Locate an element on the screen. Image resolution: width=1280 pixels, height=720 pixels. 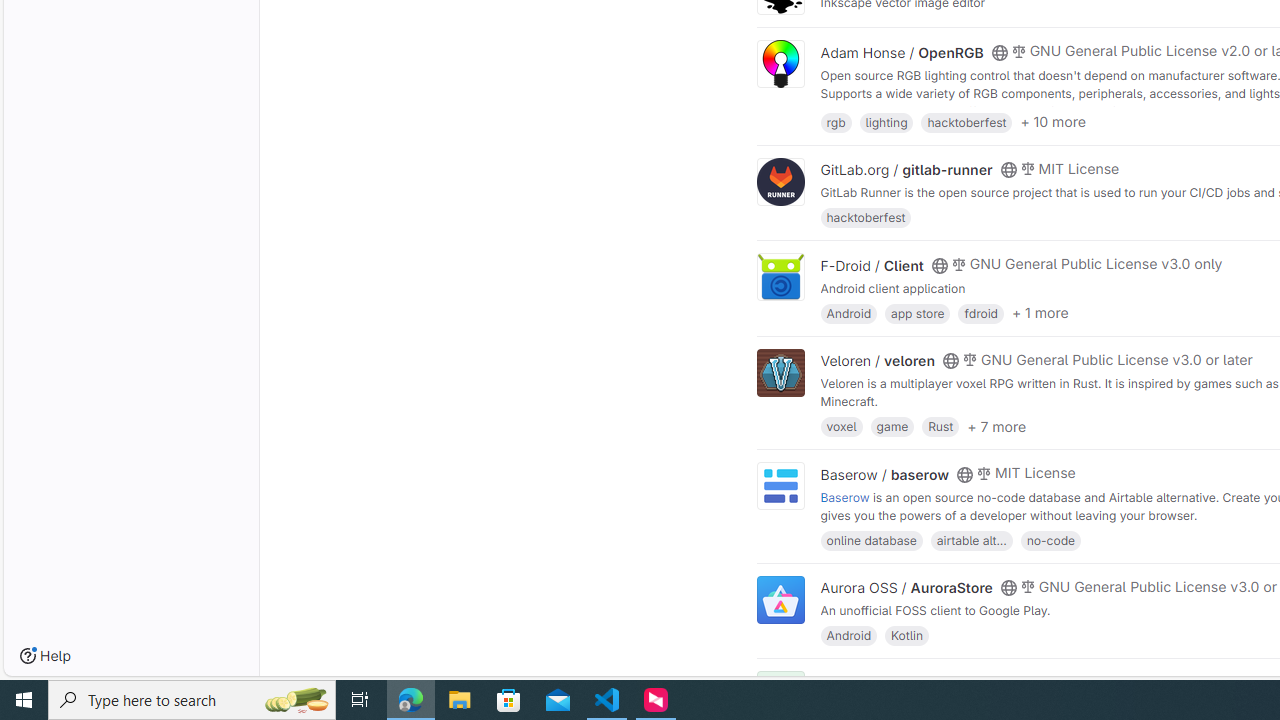
'fdroid' is located at coordinates (981, 312).